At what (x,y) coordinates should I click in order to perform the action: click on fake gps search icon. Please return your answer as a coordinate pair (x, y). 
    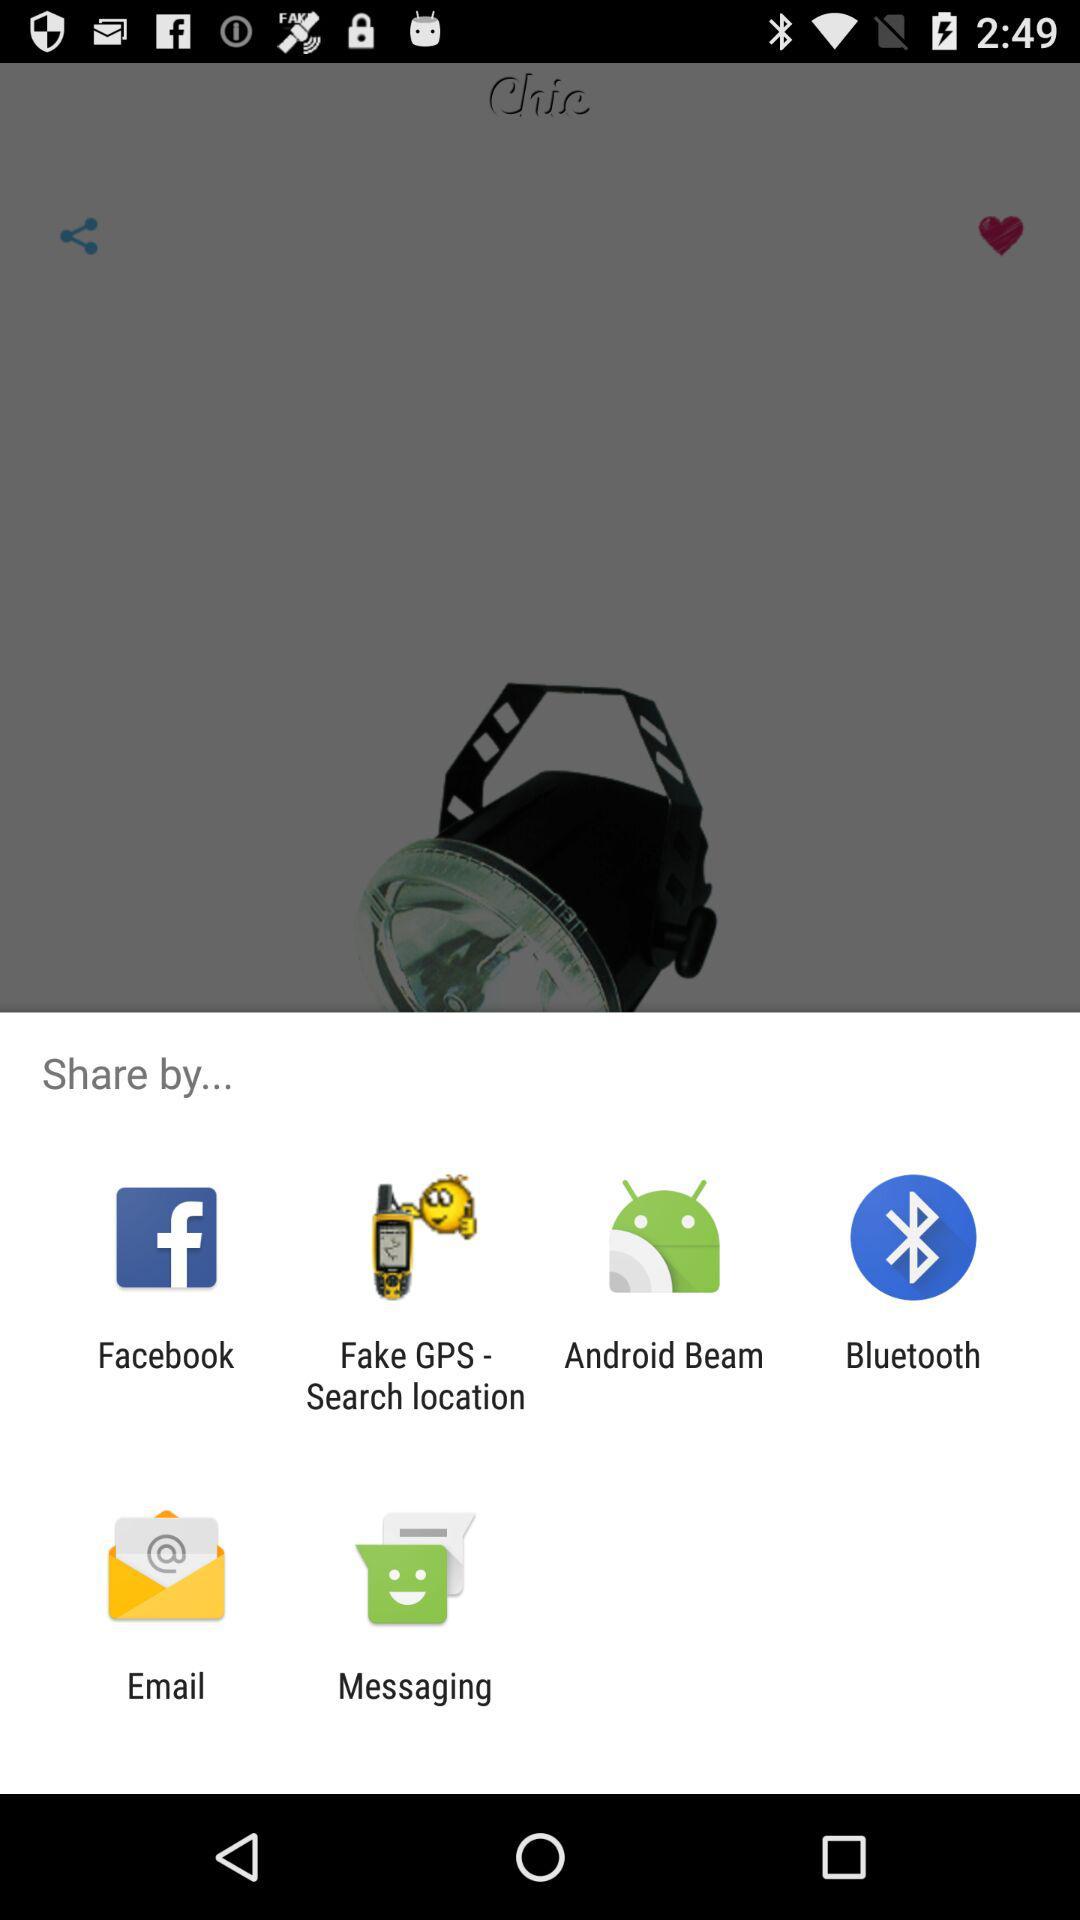
    Looking at the image, I should click on (414, 1374).